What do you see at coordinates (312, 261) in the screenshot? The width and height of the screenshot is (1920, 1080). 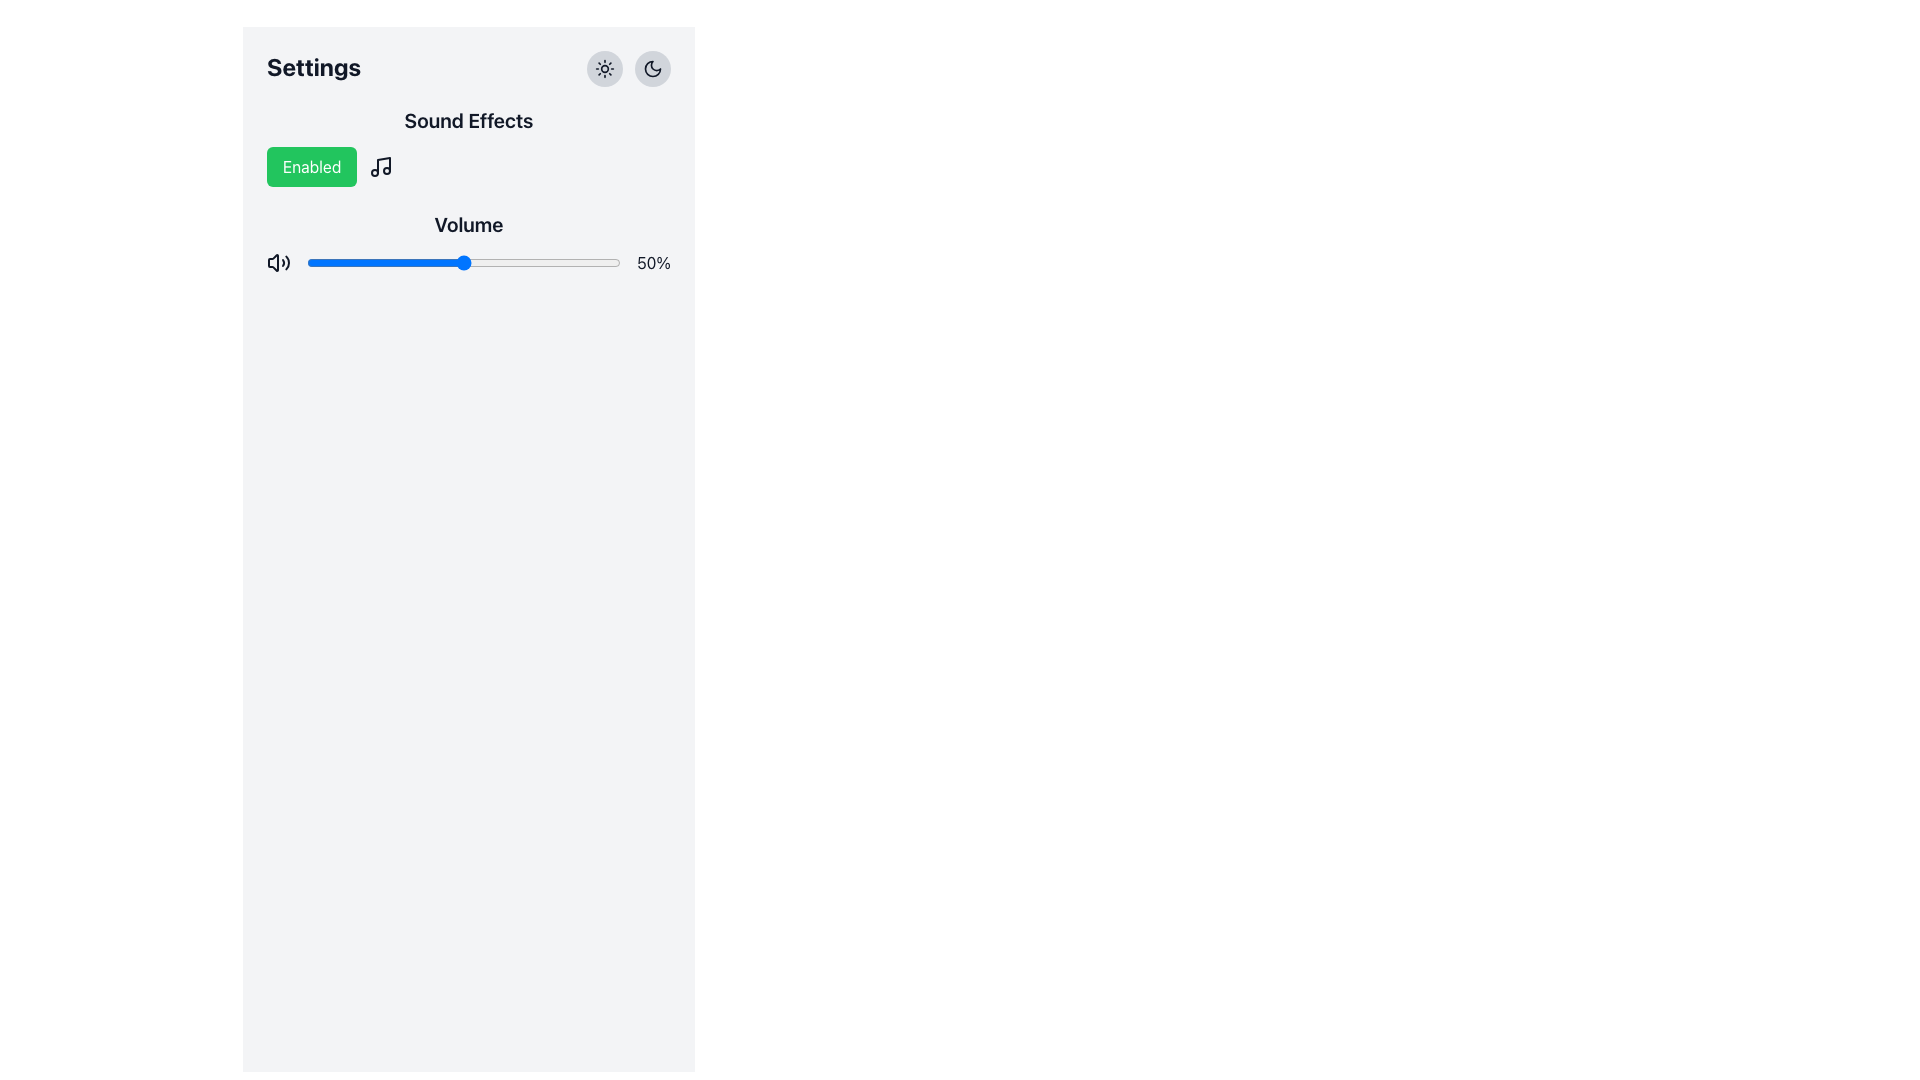 I see `the slider` at bounding box center [312, 261].